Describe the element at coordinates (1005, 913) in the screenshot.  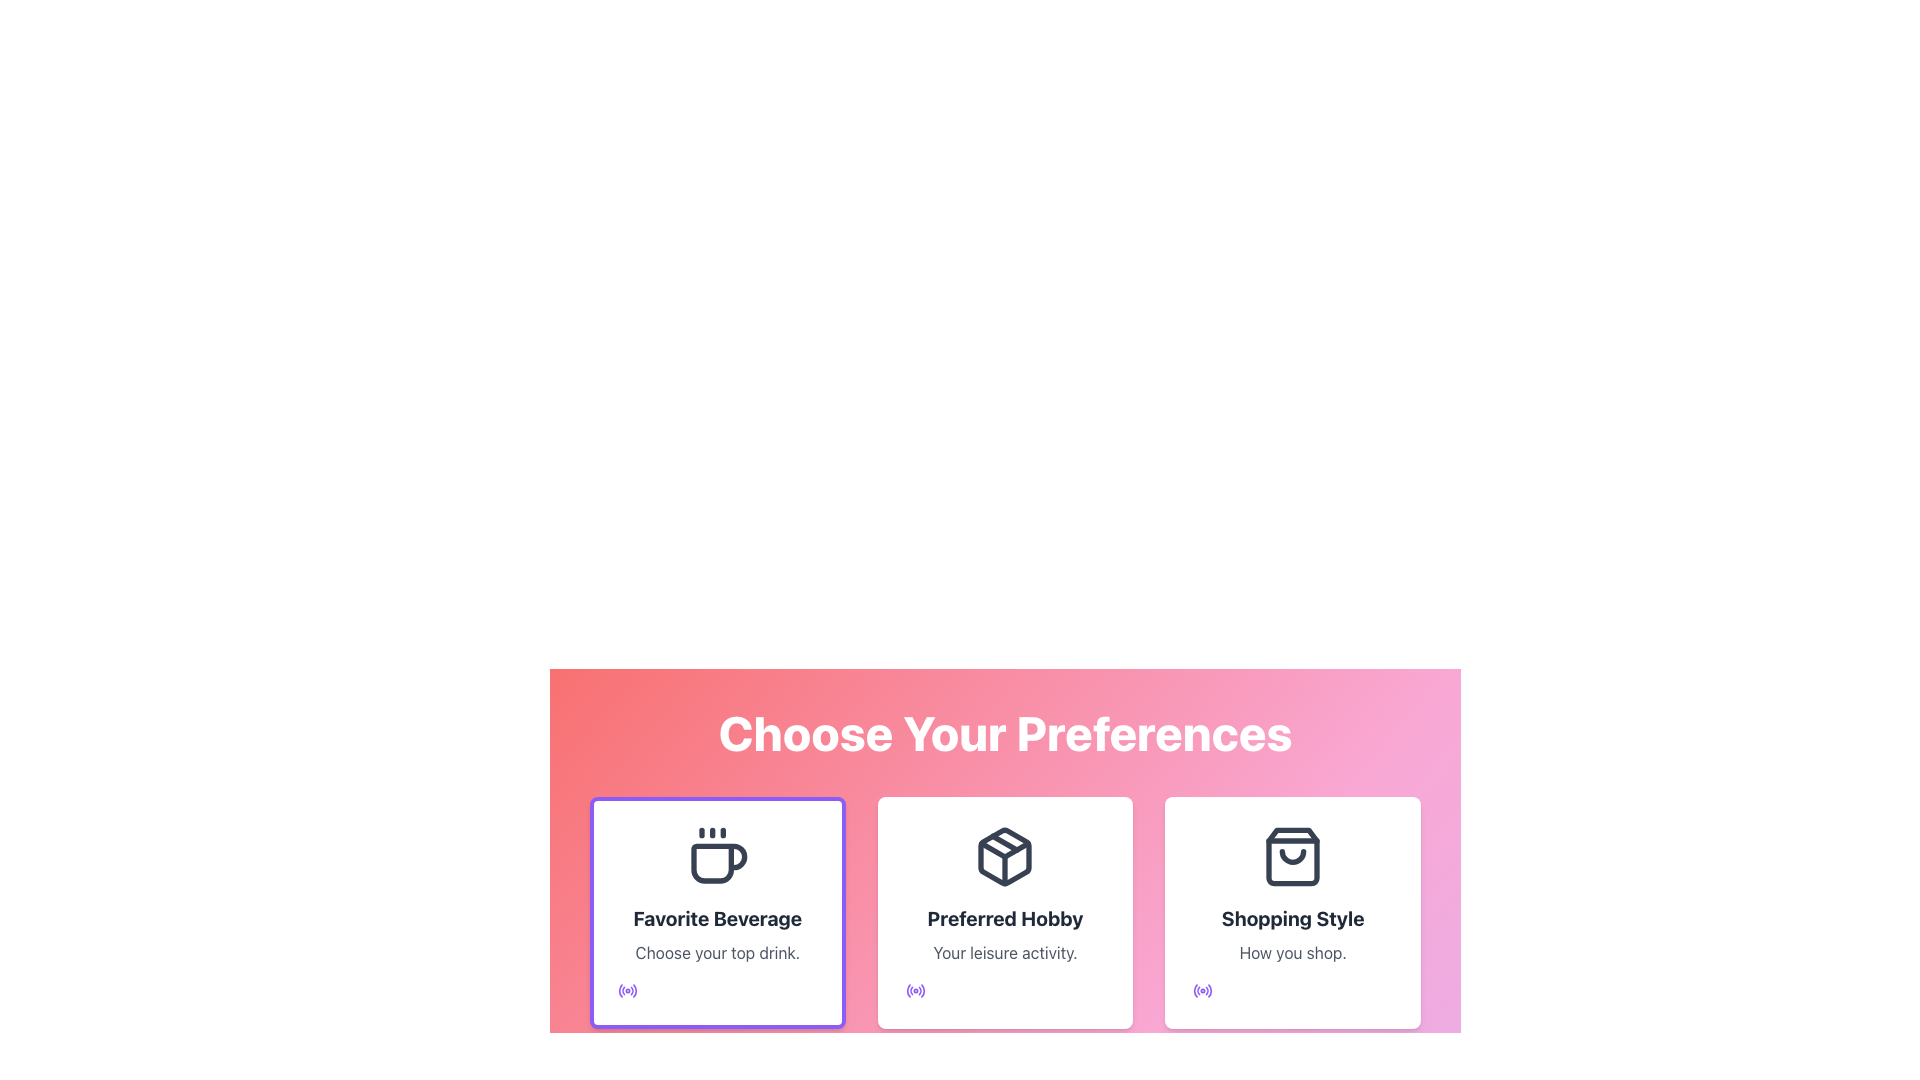
I see `the clickable card titled 'Preferred Hobby' that features a cube icon and two lines of text, with the card being the second in a horizontally arranged grid of three cards` at that location.